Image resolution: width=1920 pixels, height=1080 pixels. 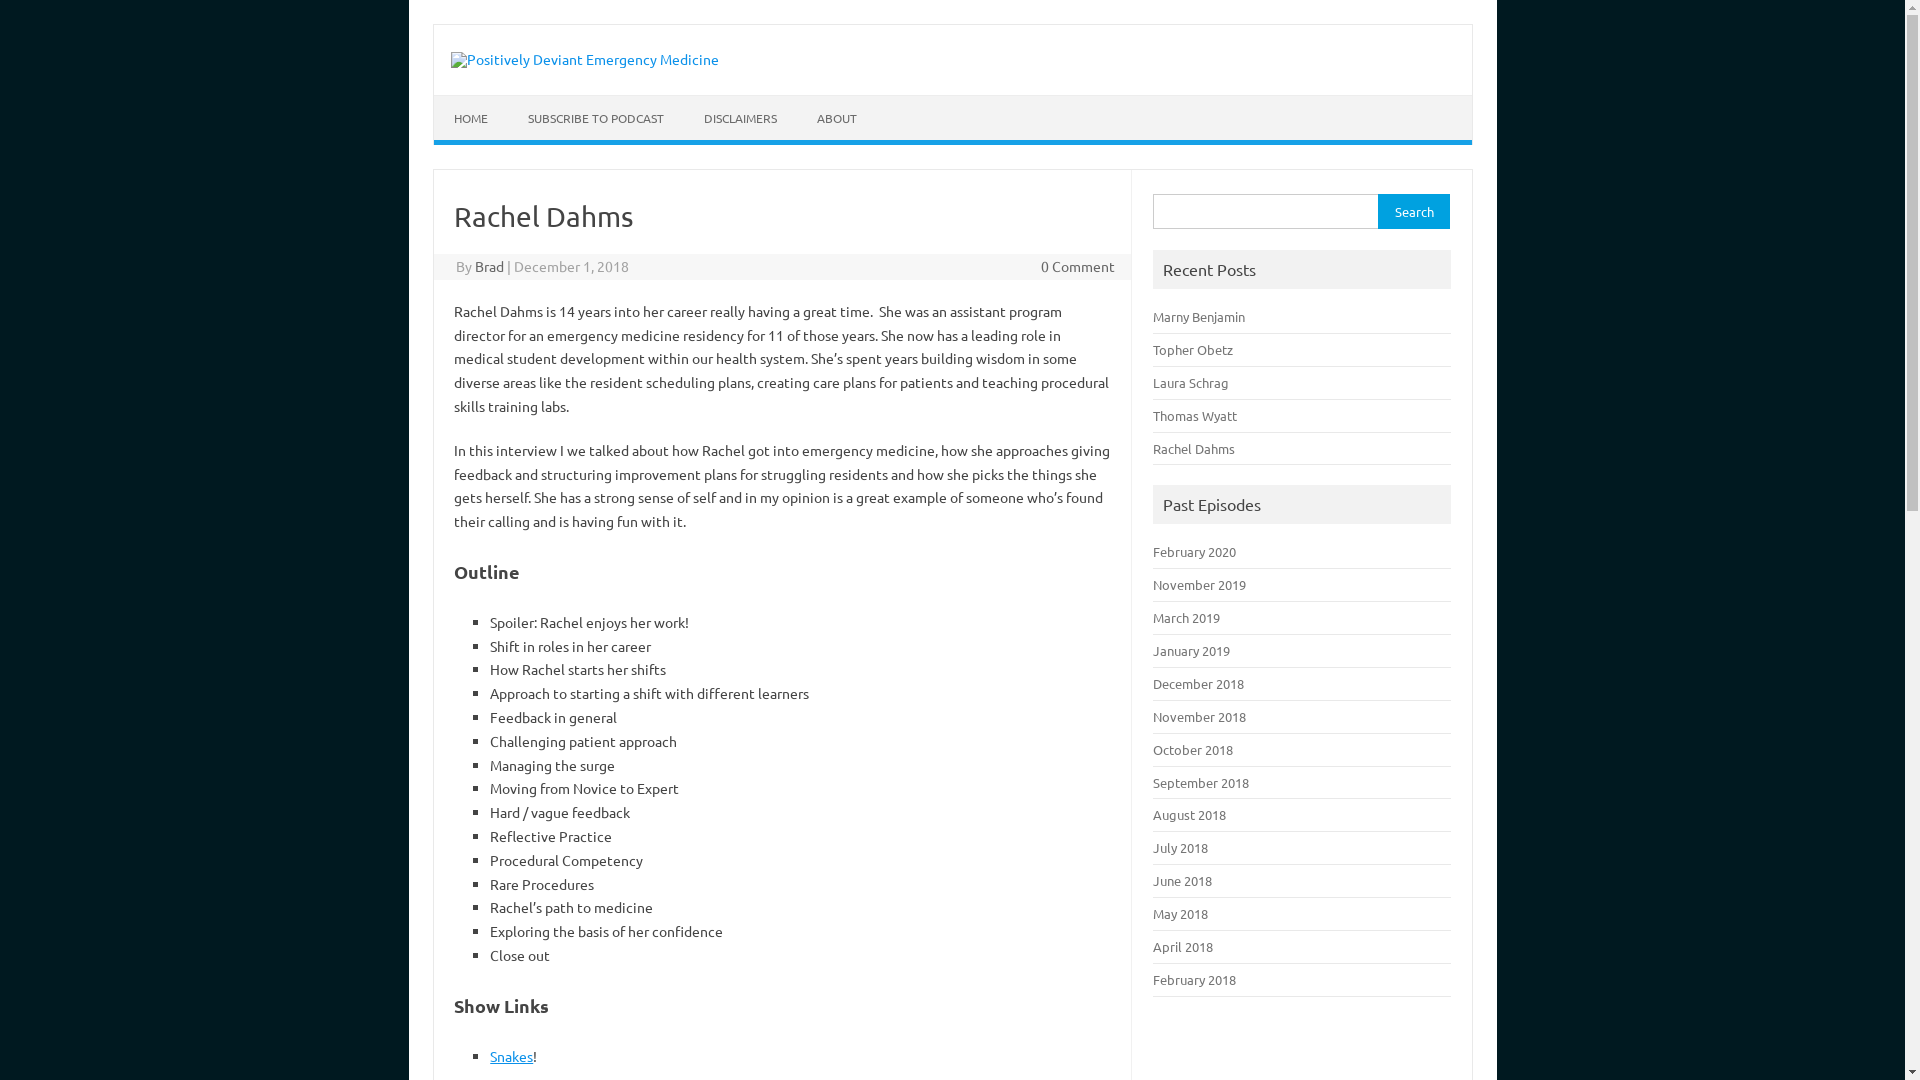 What do you see at coordinates (1077, 265) in the screenshot?
I see `'0 Comment'` at bounding box center [1077, 265].